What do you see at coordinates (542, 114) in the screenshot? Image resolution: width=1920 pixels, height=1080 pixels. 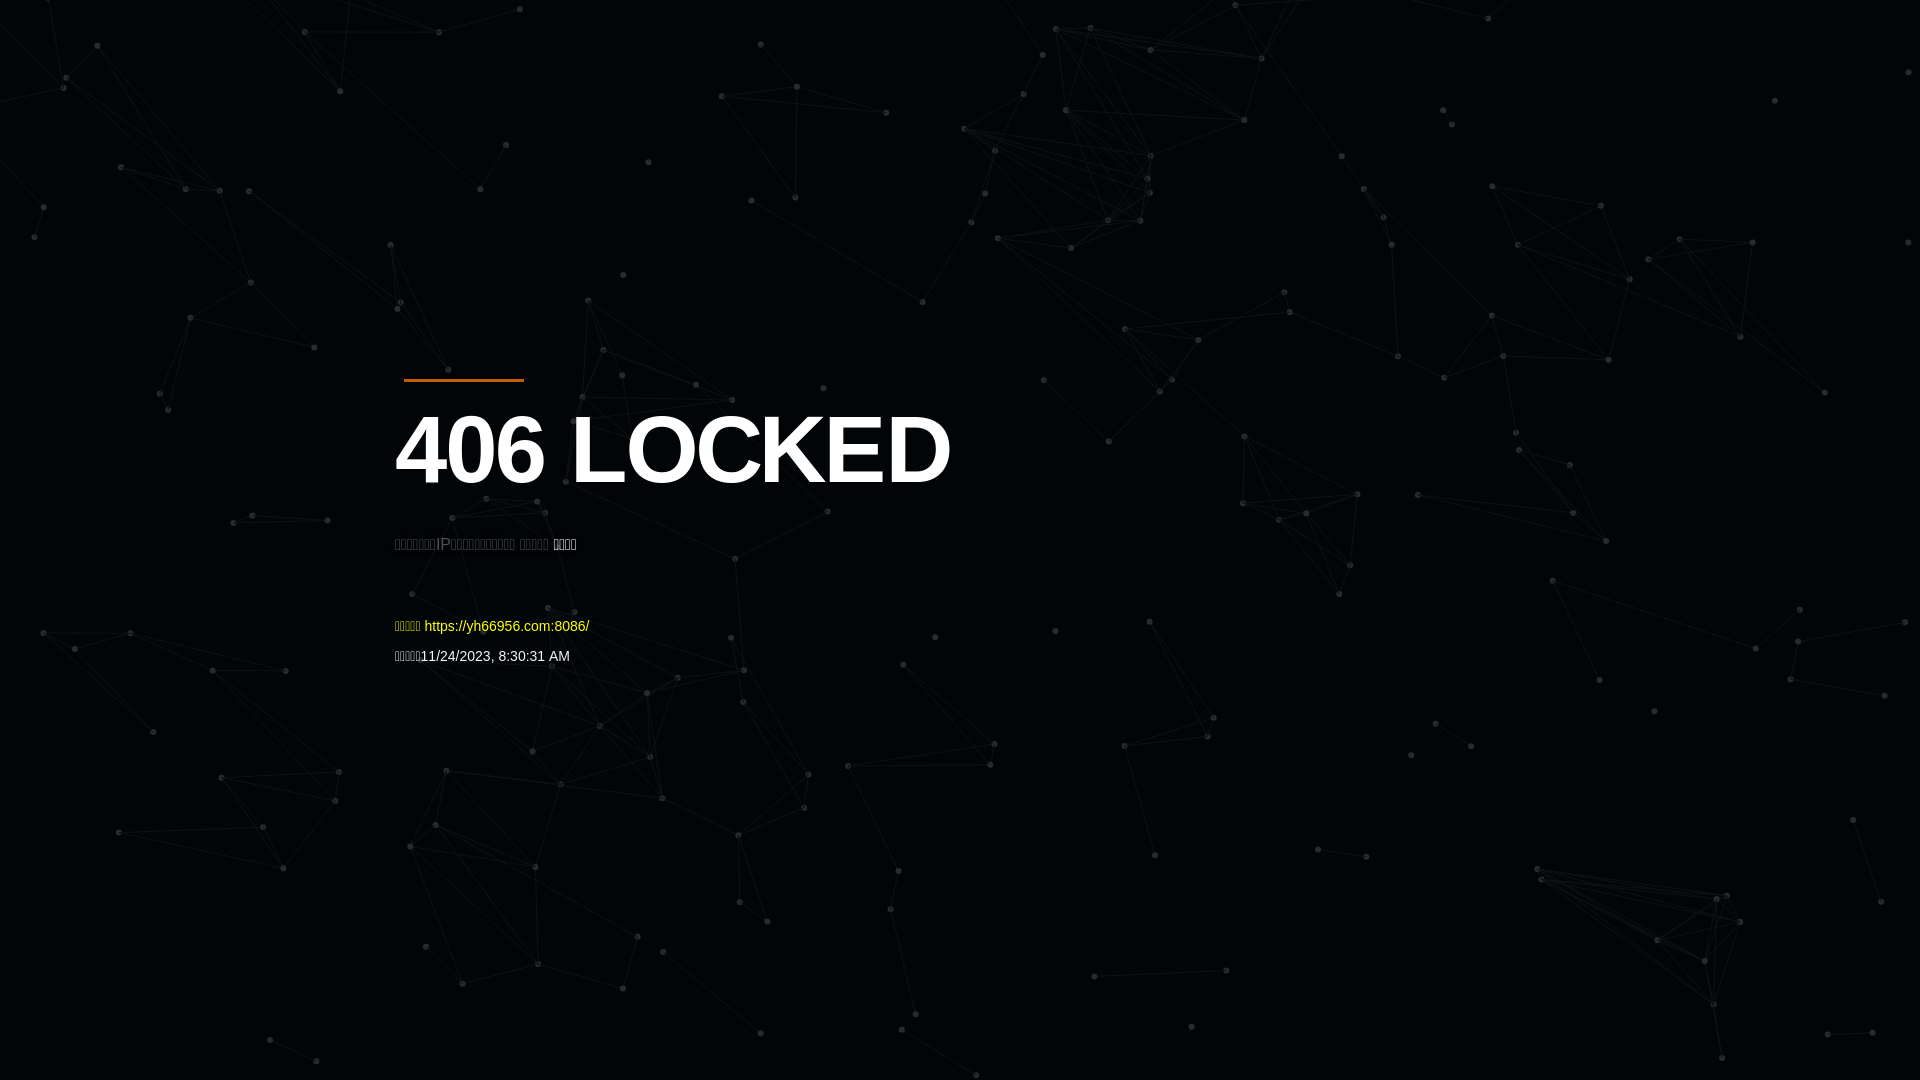 I see `'Quatro'` at bounding box center [542, 114].